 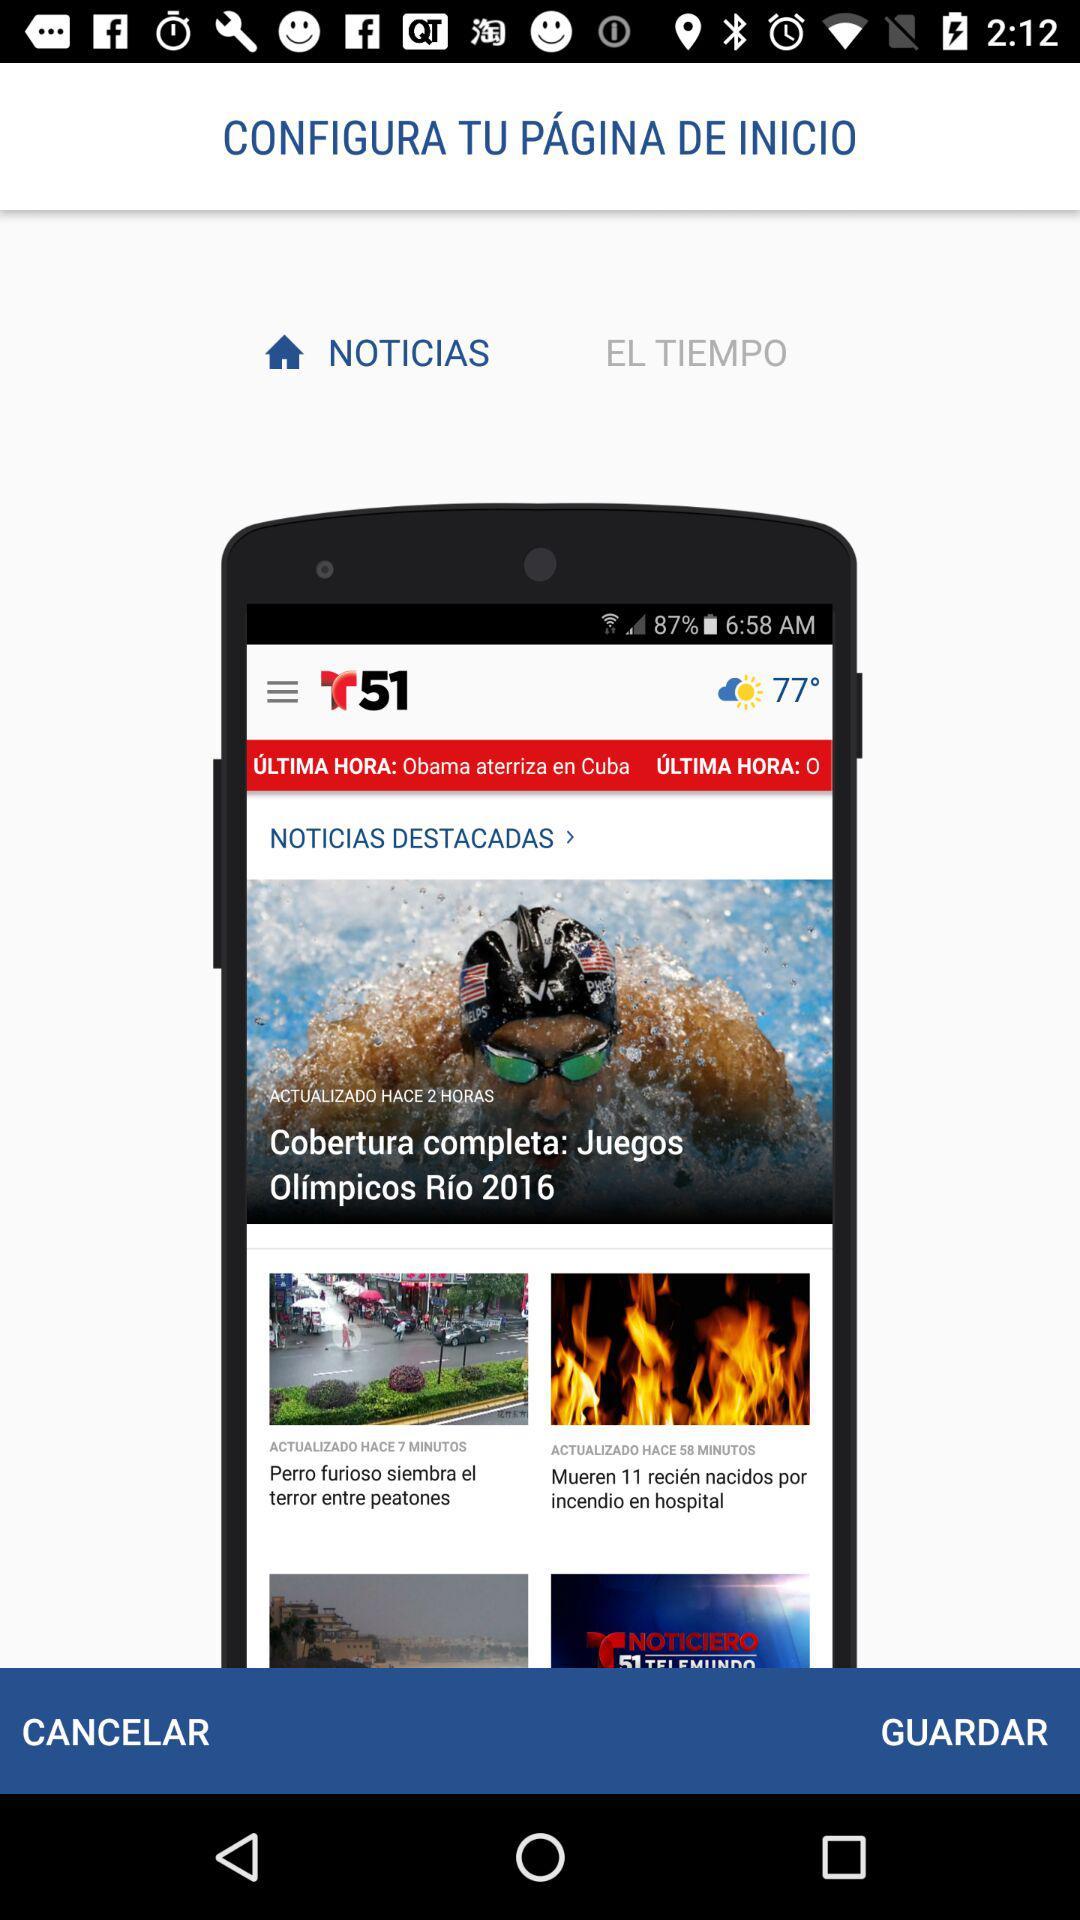 What do you see at coordinates (403, 351) in the screenshot?
I see `the noticias` at bounding box center [403, 351].